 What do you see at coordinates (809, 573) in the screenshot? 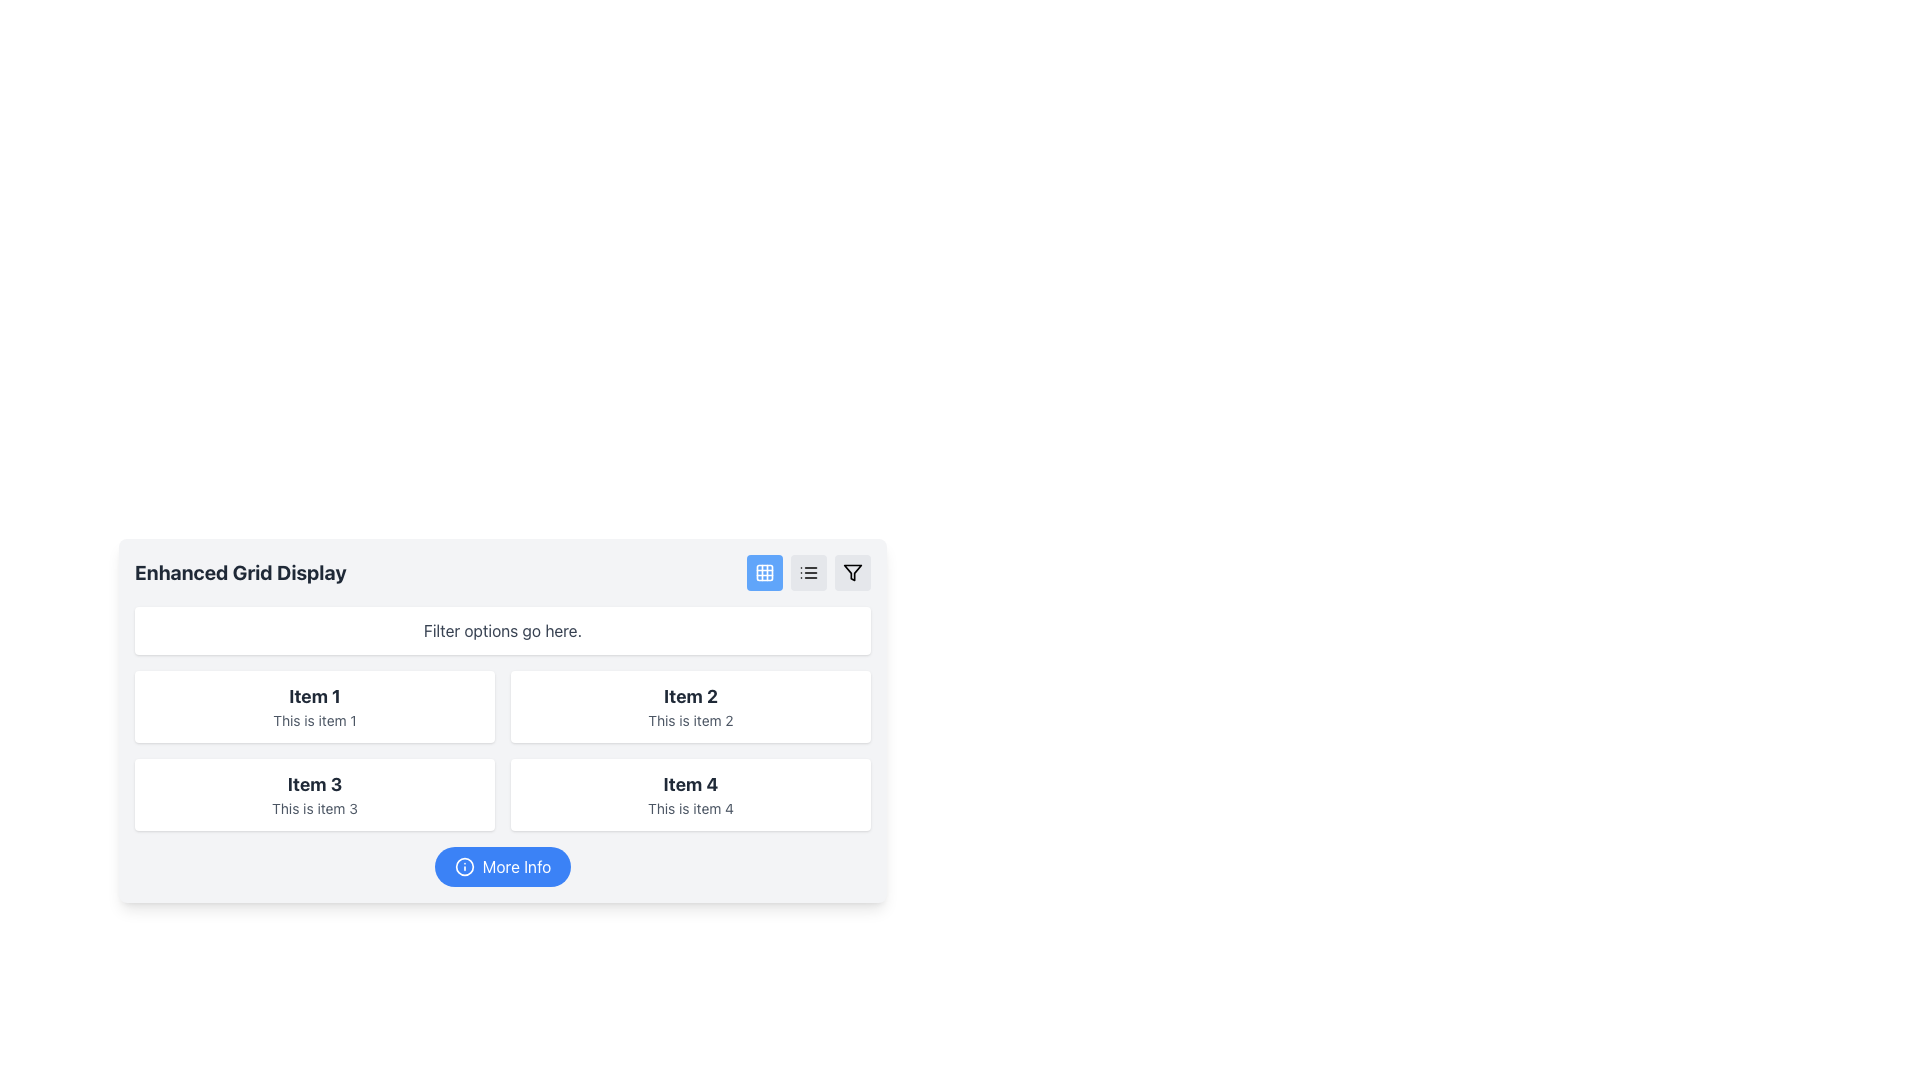
I see `the middle button in the group of three, which toggles the display layout of the grid below to a list format` at bounding box center [809, 573].